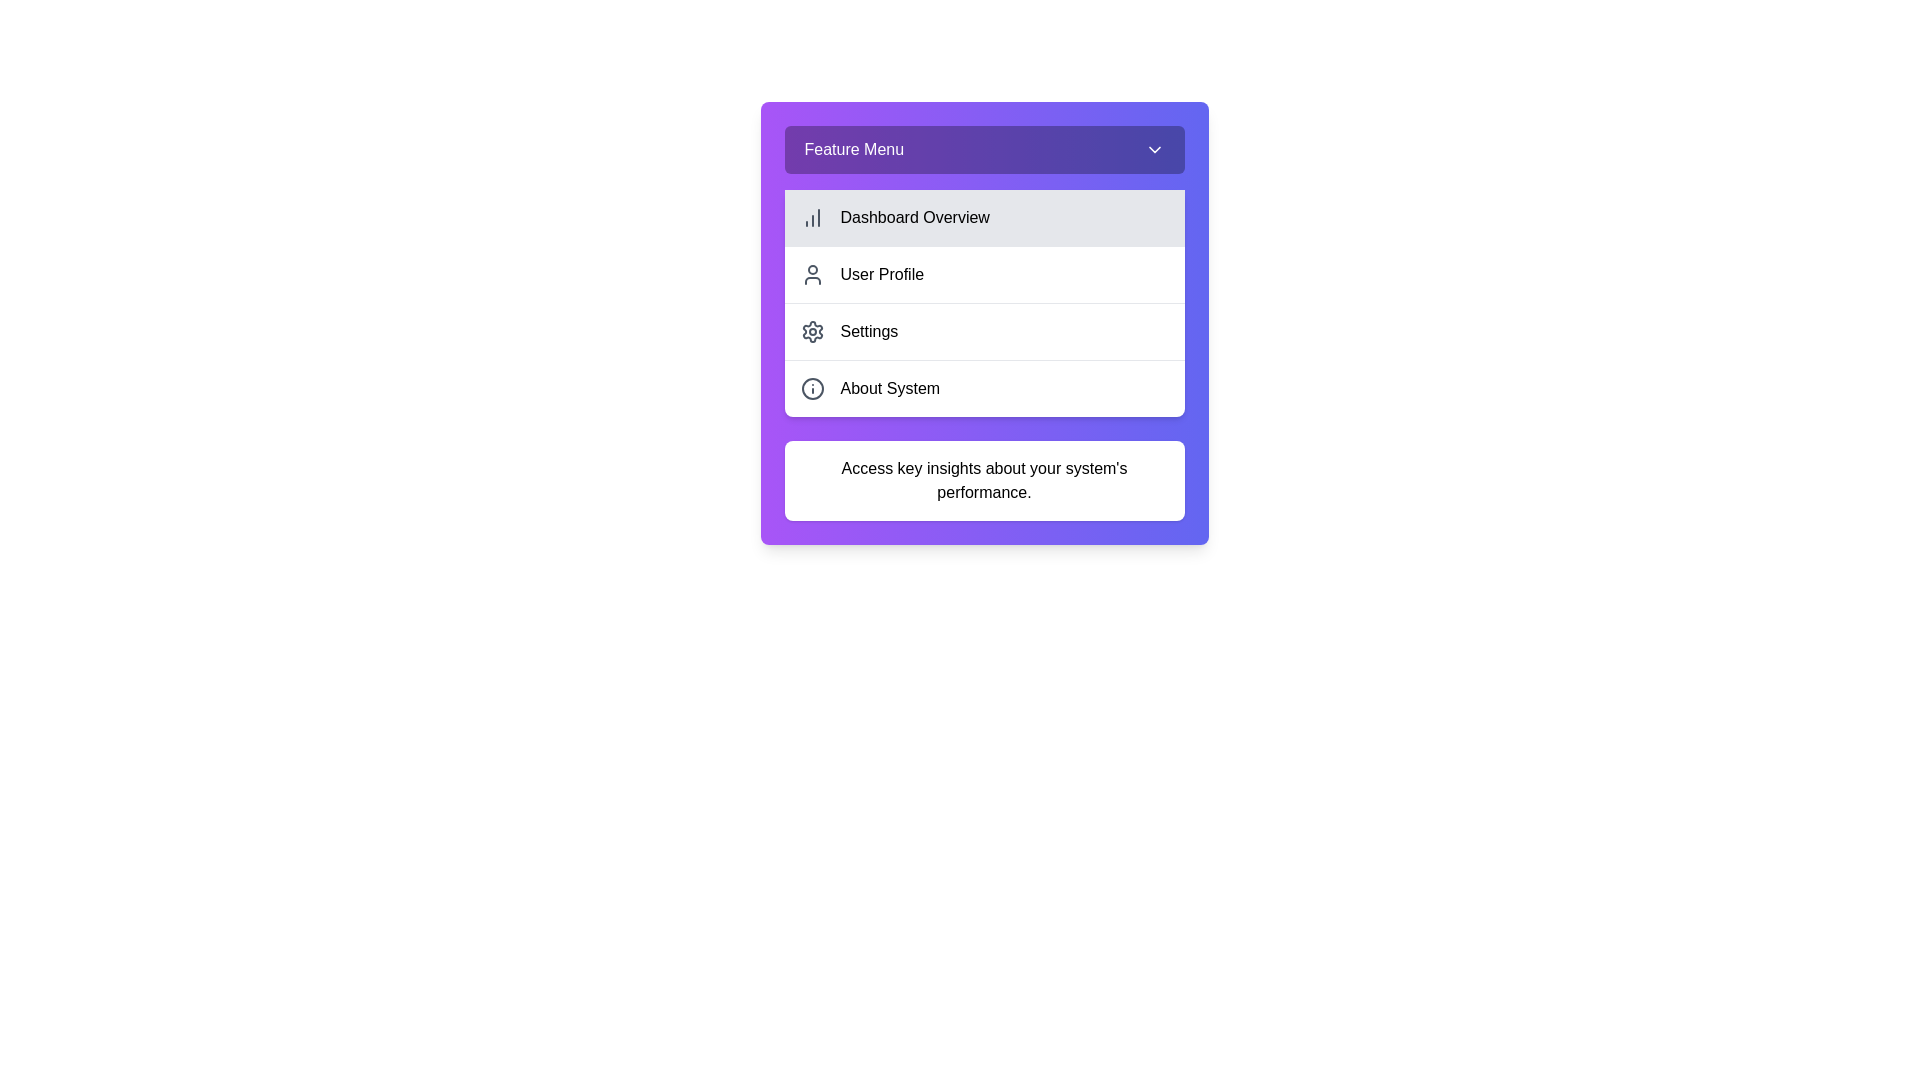  I want to click on the settings icon located immediately, so click(812, 330).